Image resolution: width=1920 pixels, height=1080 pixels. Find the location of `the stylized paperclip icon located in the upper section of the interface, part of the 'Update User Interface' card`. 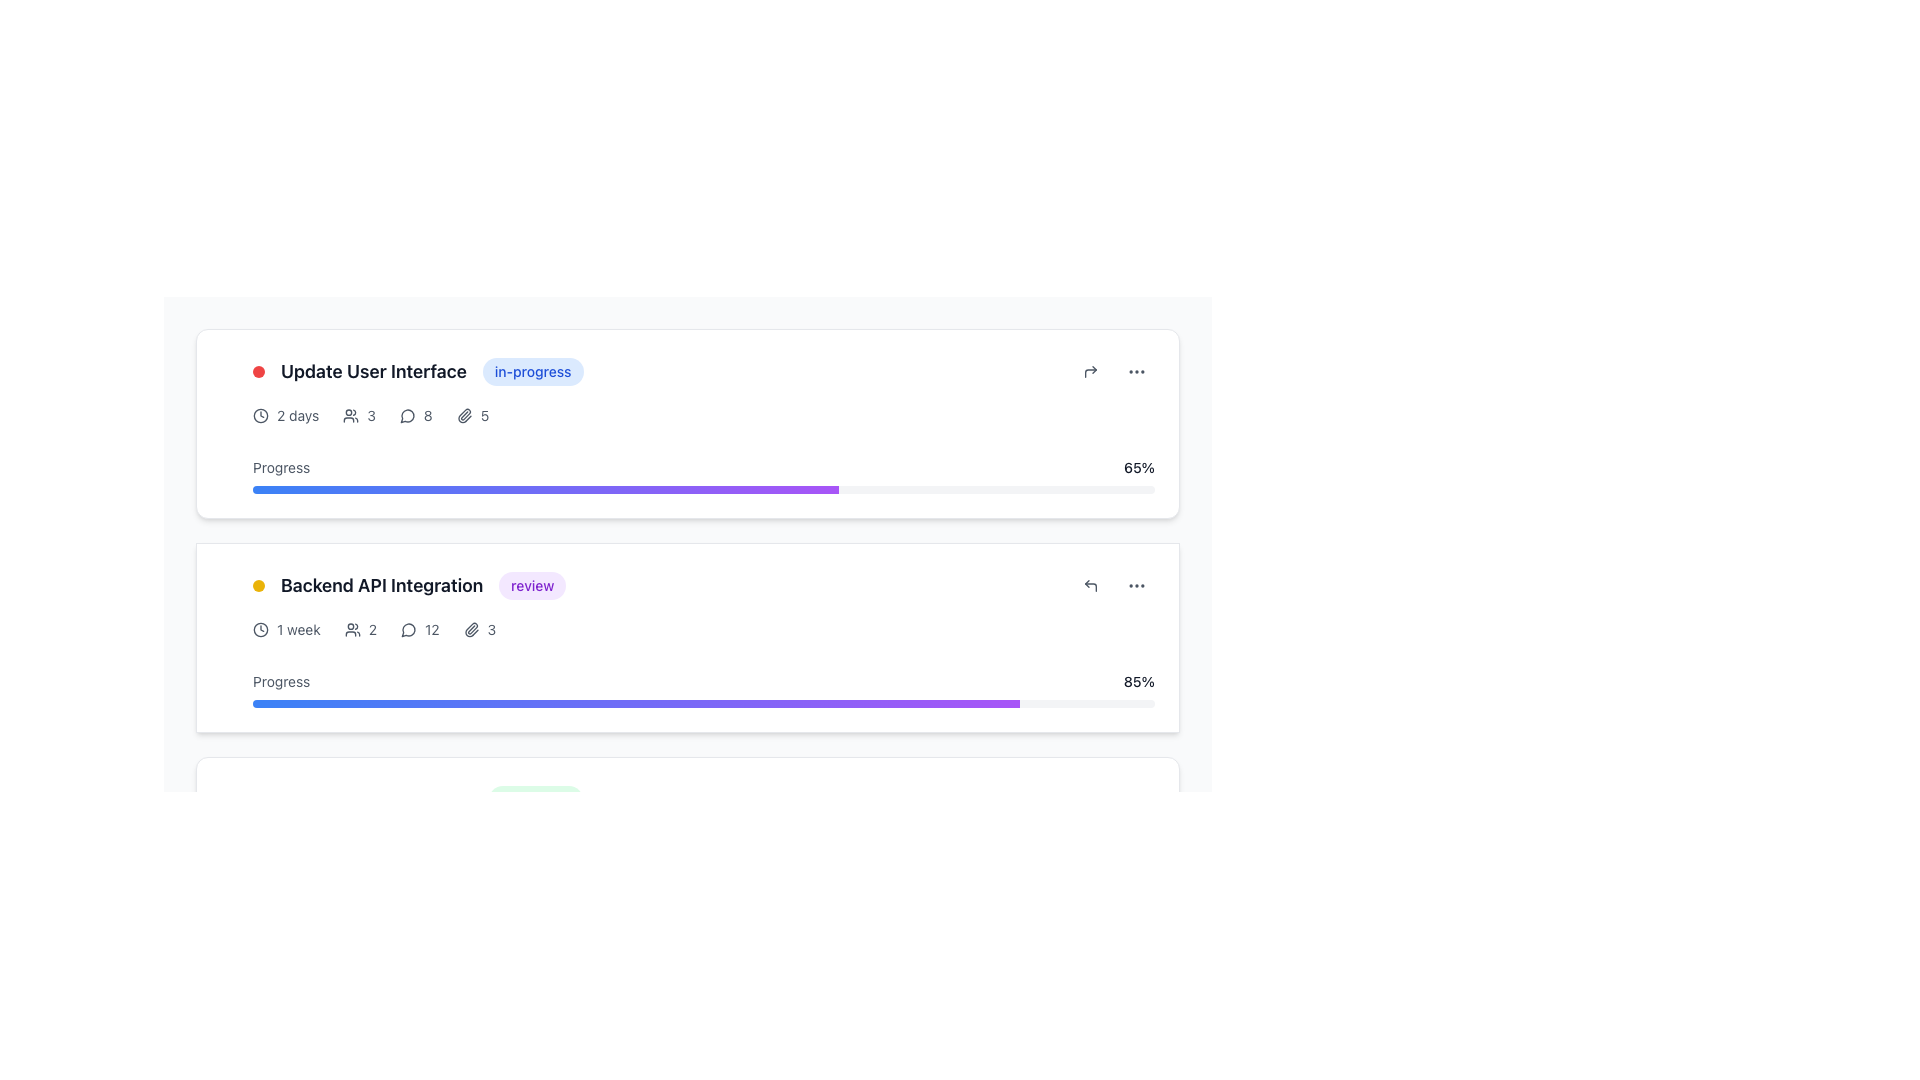

the stylized paperclip icon located in the upper section of the interface, part of the 'Update User Interface' card is located at coordinates (463, 415).